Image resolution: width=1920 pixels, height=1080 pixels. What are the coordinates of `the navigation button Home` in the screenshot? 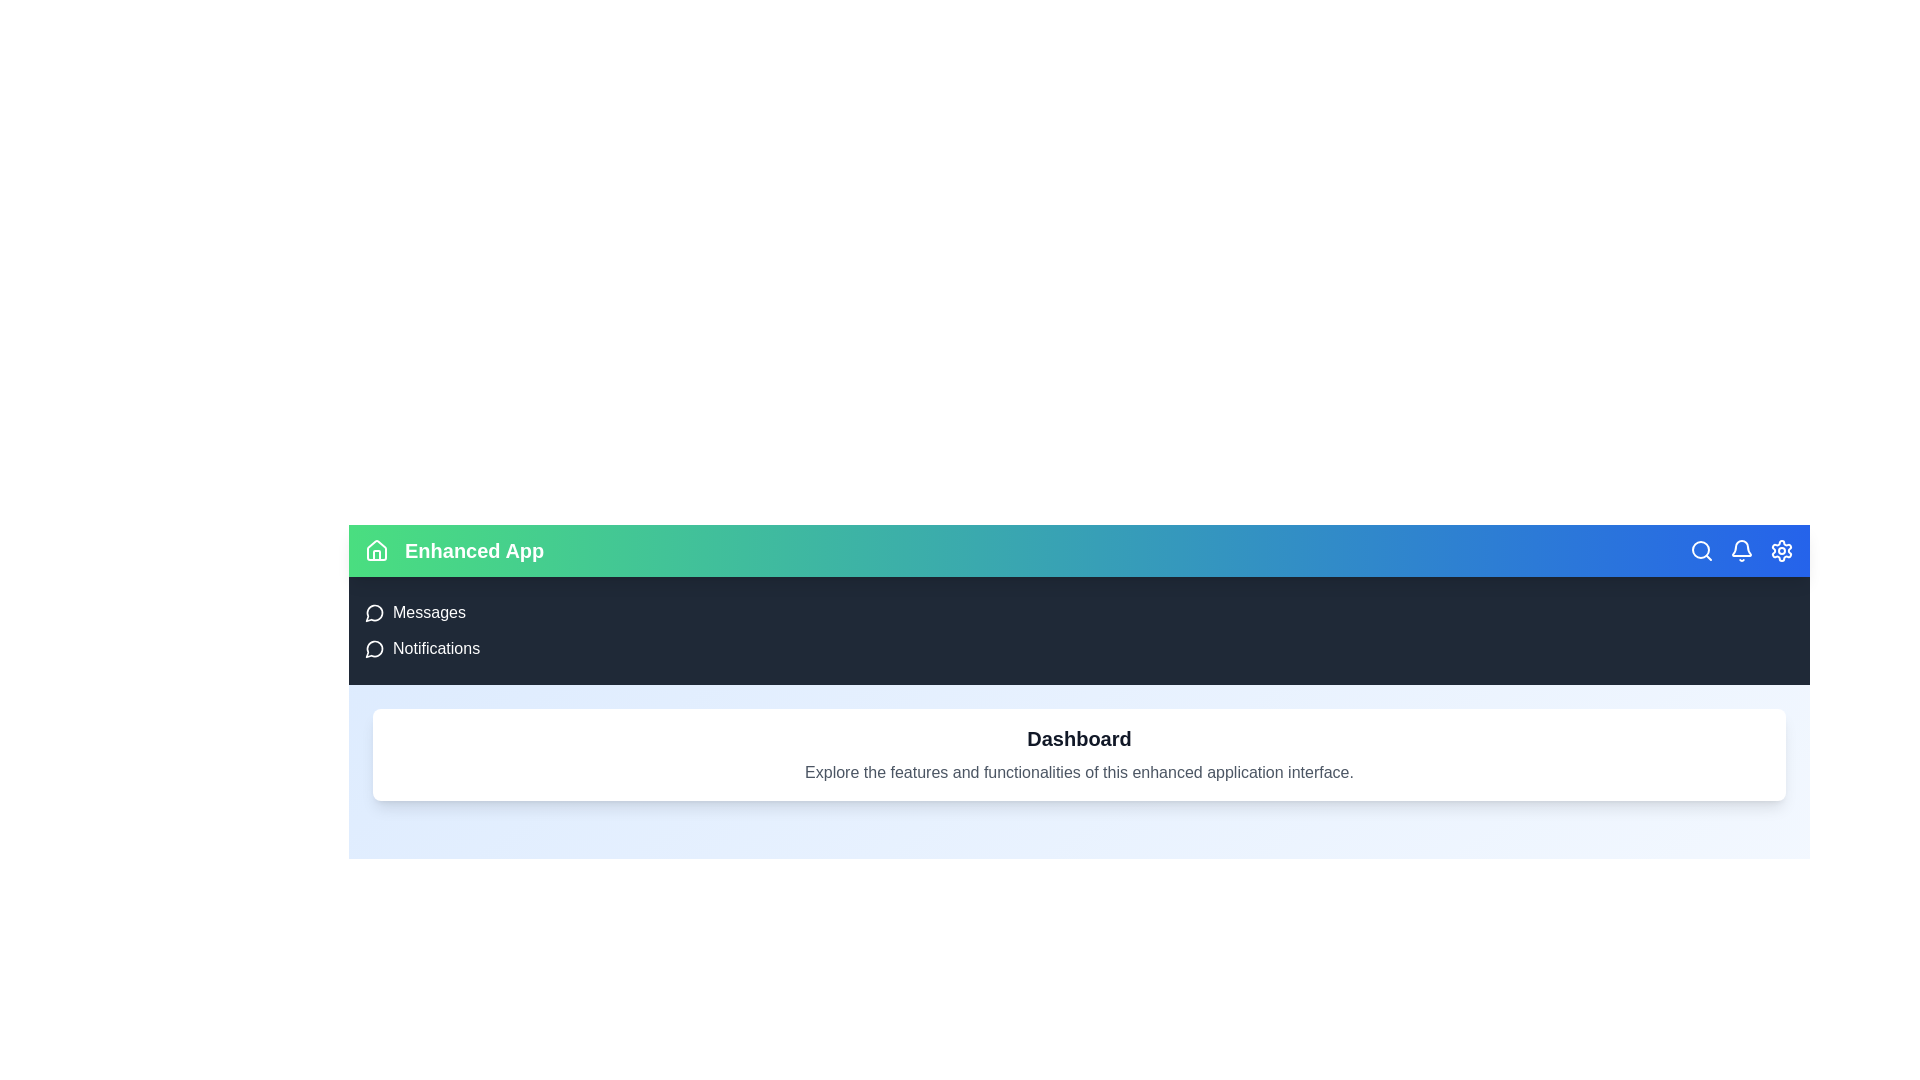 It's located at (377, 551).